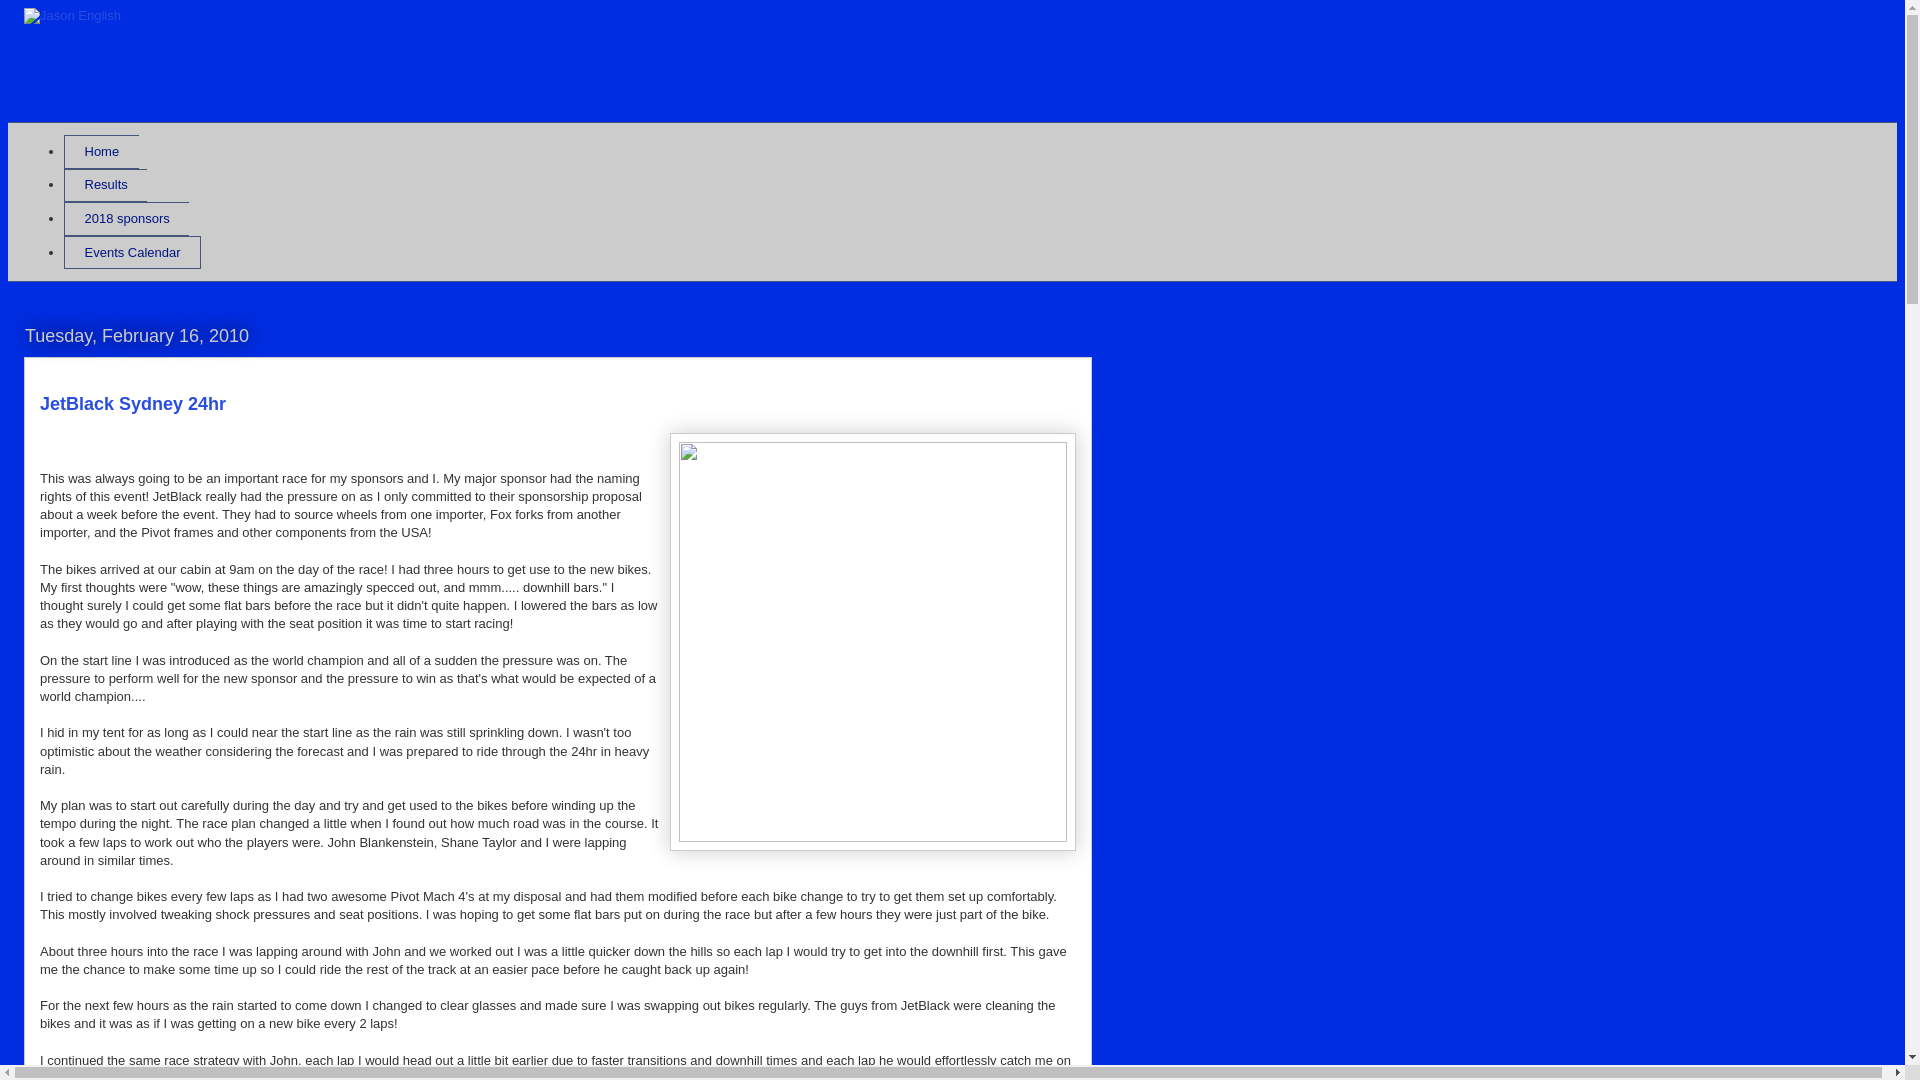 This screenshot has height=1080, width=1920. What do you see at coordinates (63, 150) in the screenshot?
I see `'Home'` at bounding box center [63, 150].